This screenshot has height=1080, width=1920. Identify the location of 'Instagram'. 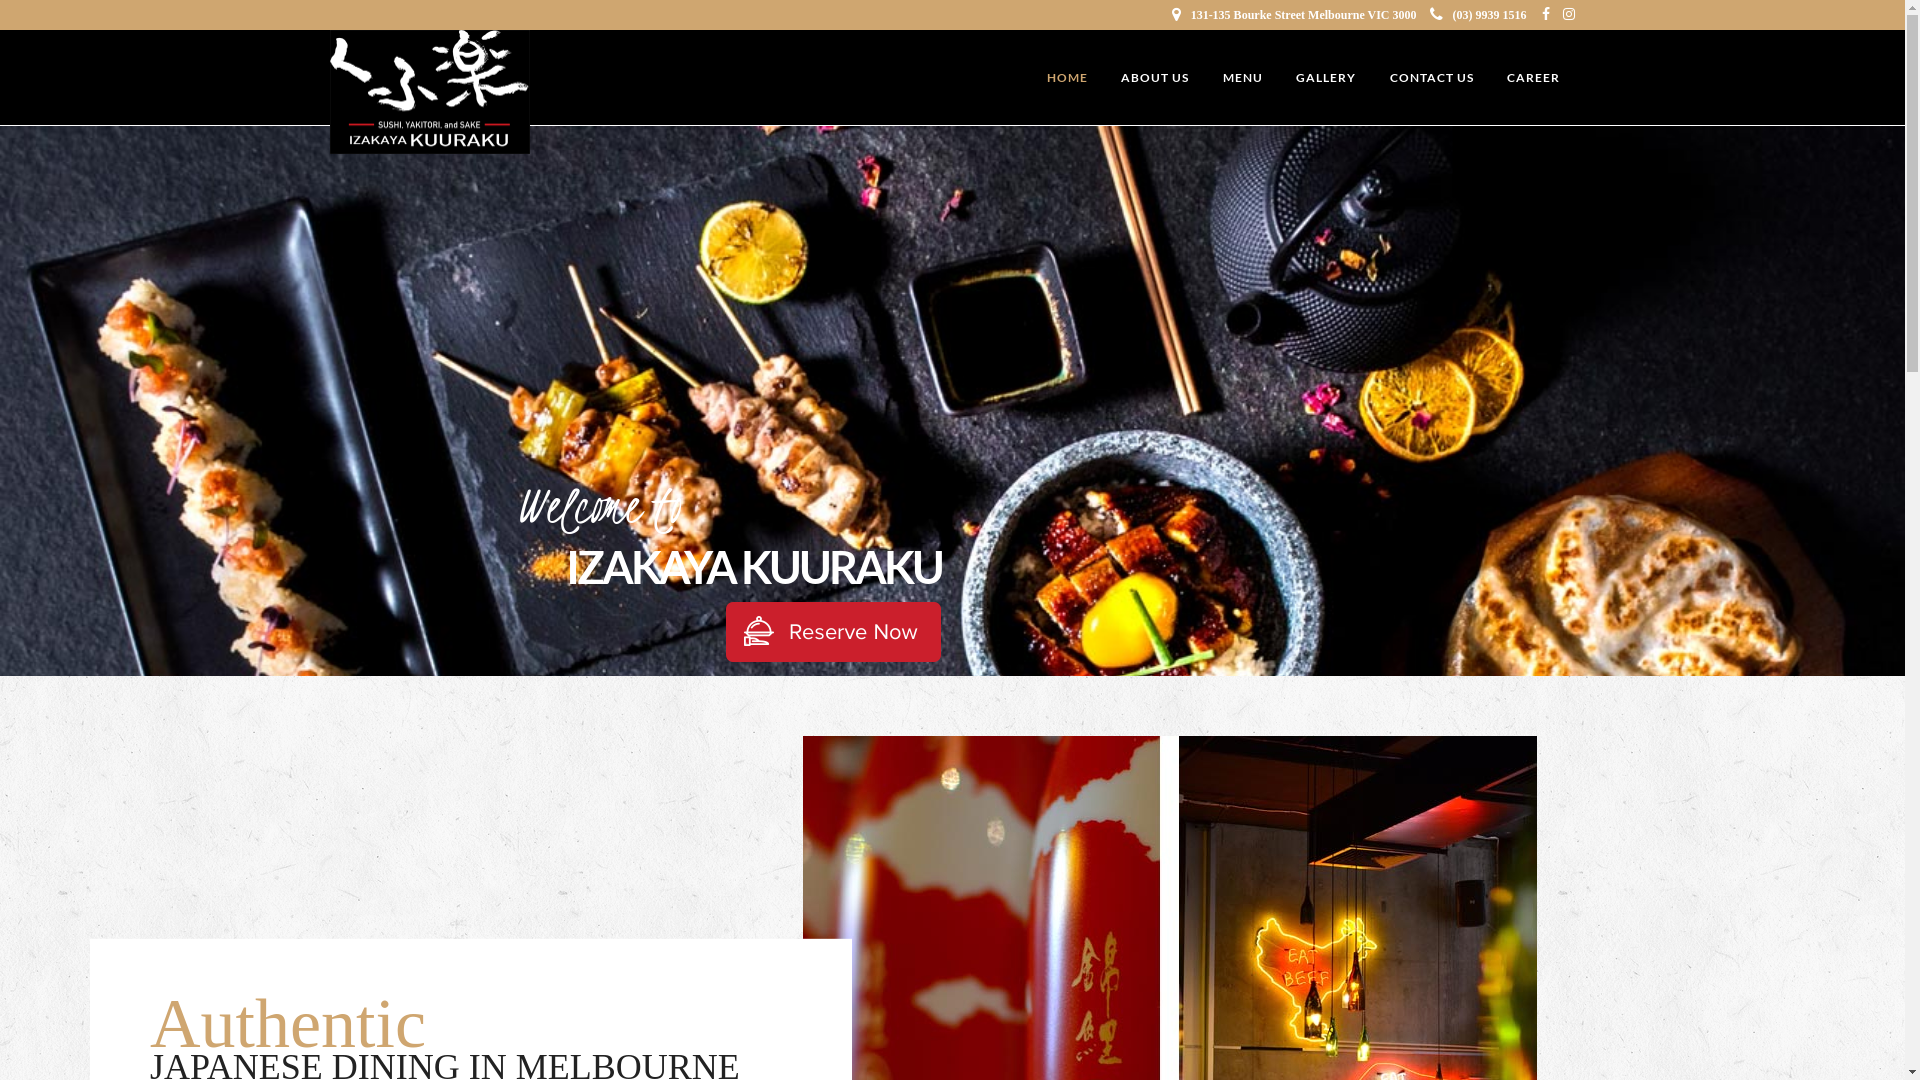
(1562, 15).